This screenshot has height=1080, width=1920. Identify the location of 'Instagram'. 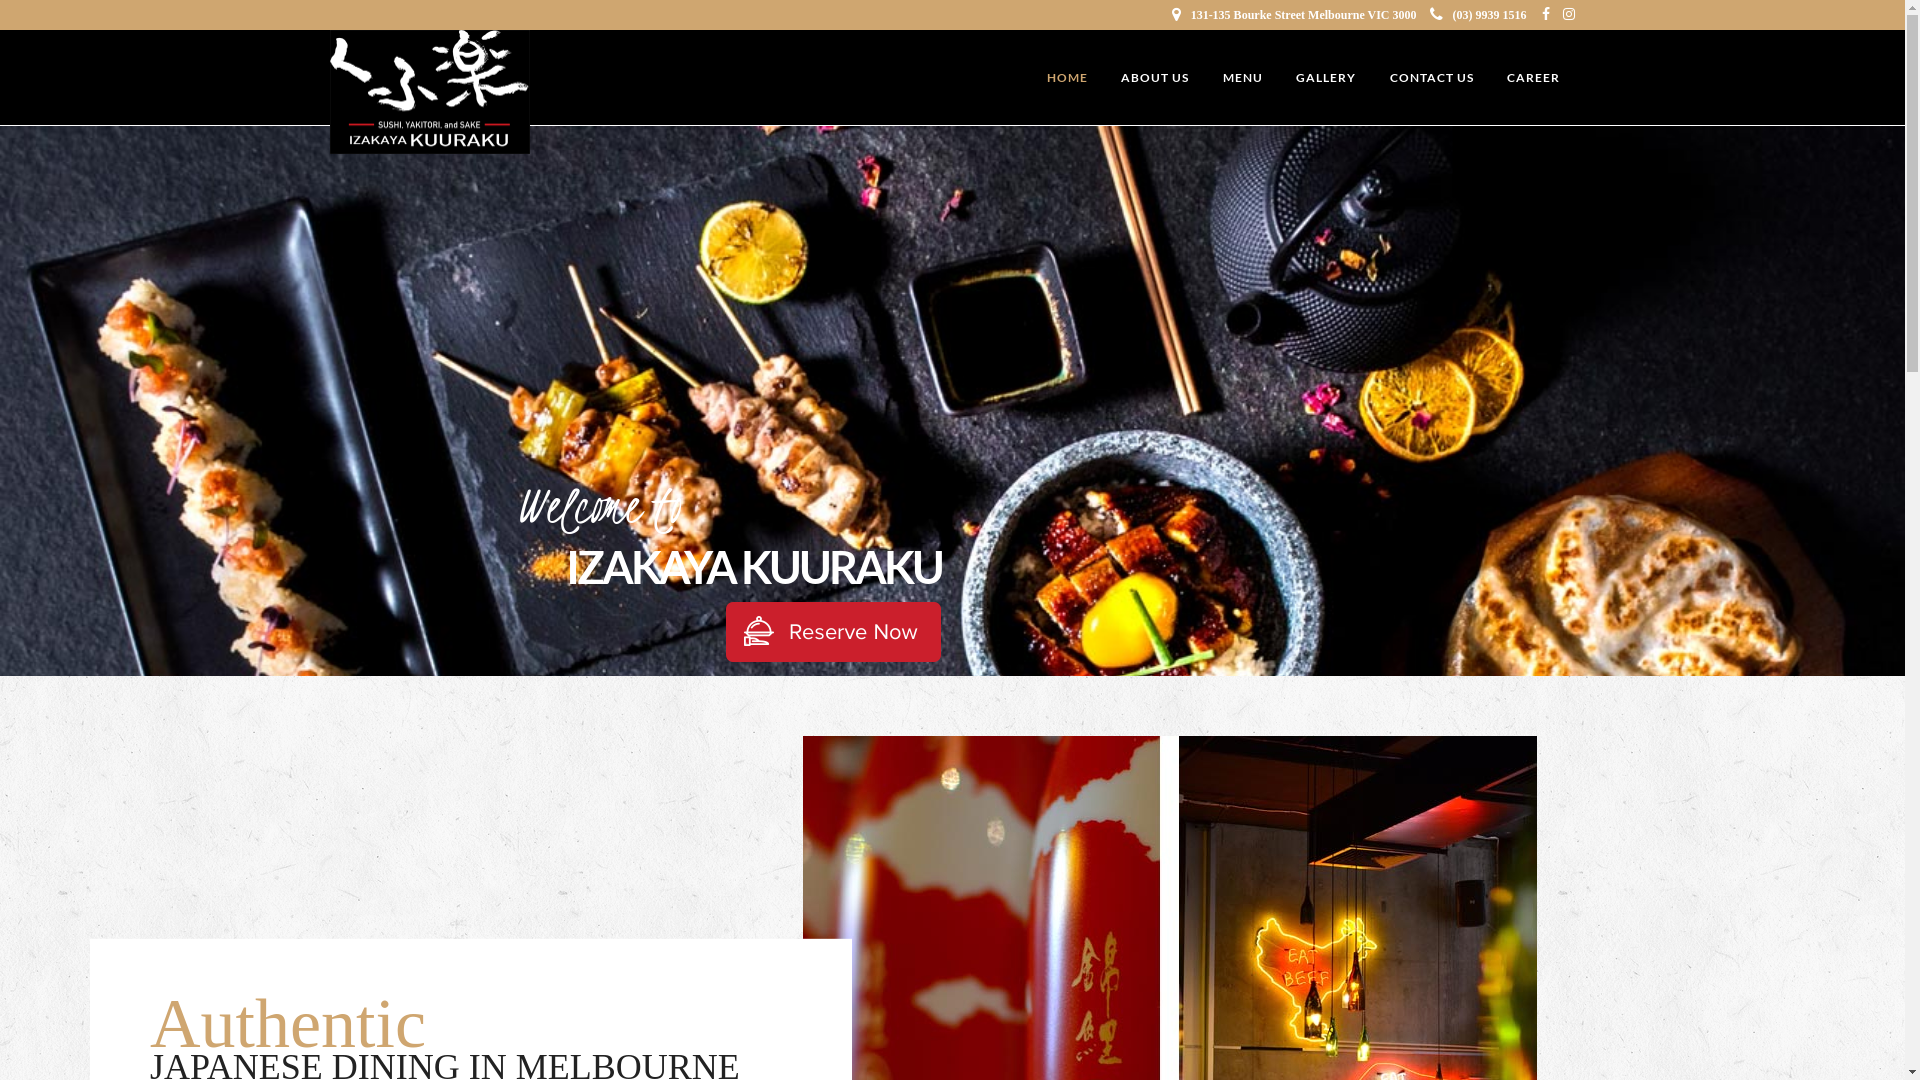
(1562, 15).